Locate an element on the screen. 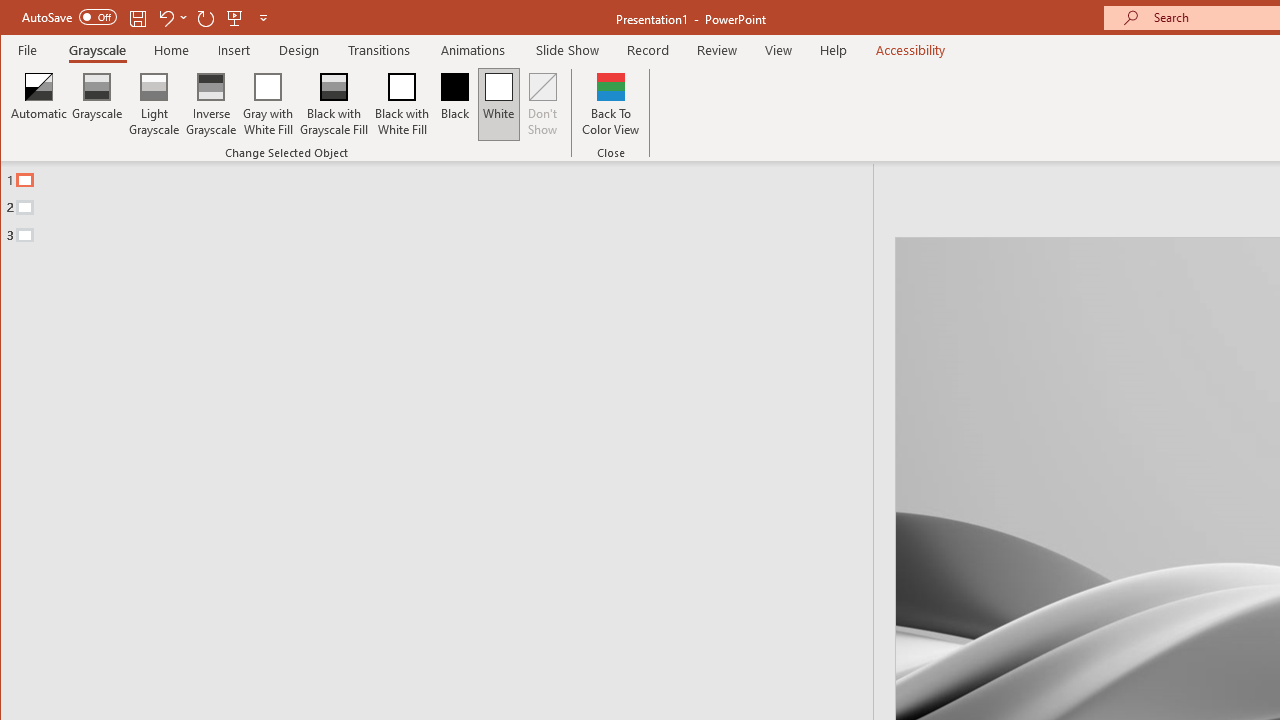 The height and width of the screenshot is (720, 1280). 'Customize Quick Access Toolbar' is located at coordinates (262, 17).